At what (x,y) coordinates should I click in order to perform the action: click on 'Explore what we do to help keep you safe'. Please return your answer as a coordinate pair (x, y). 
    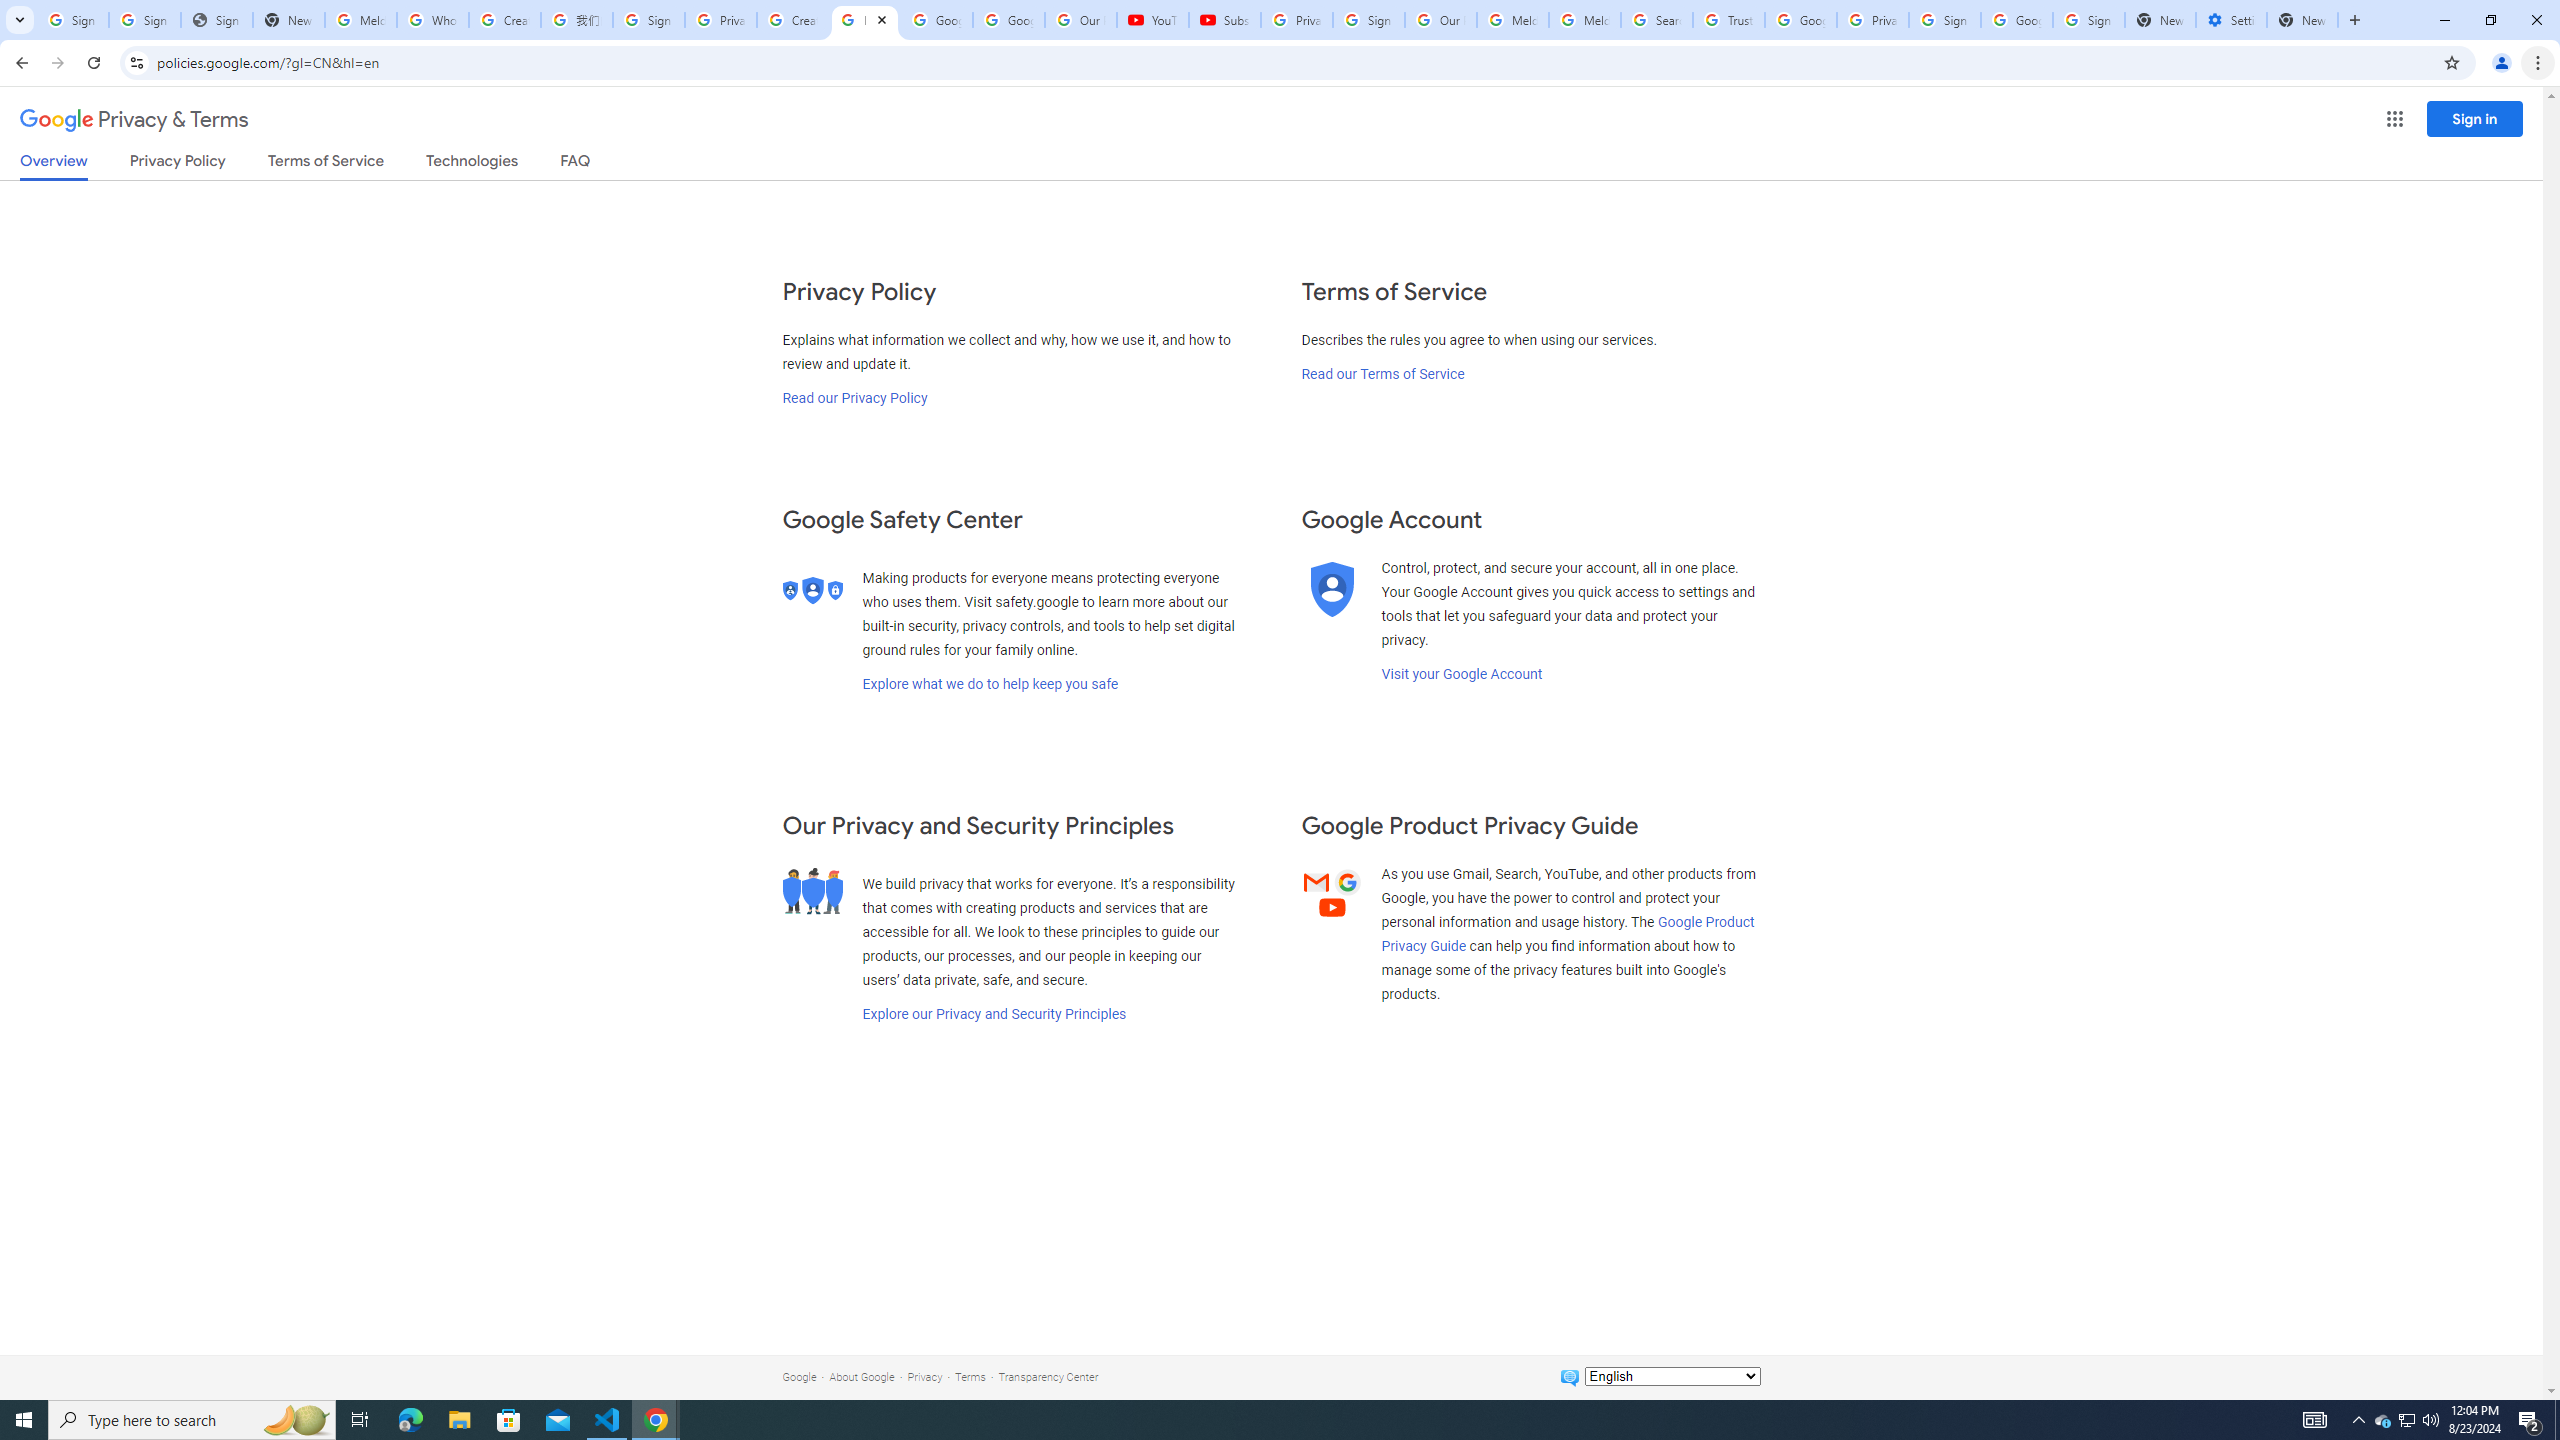
    Looking at the image, I should click on (990, 683).